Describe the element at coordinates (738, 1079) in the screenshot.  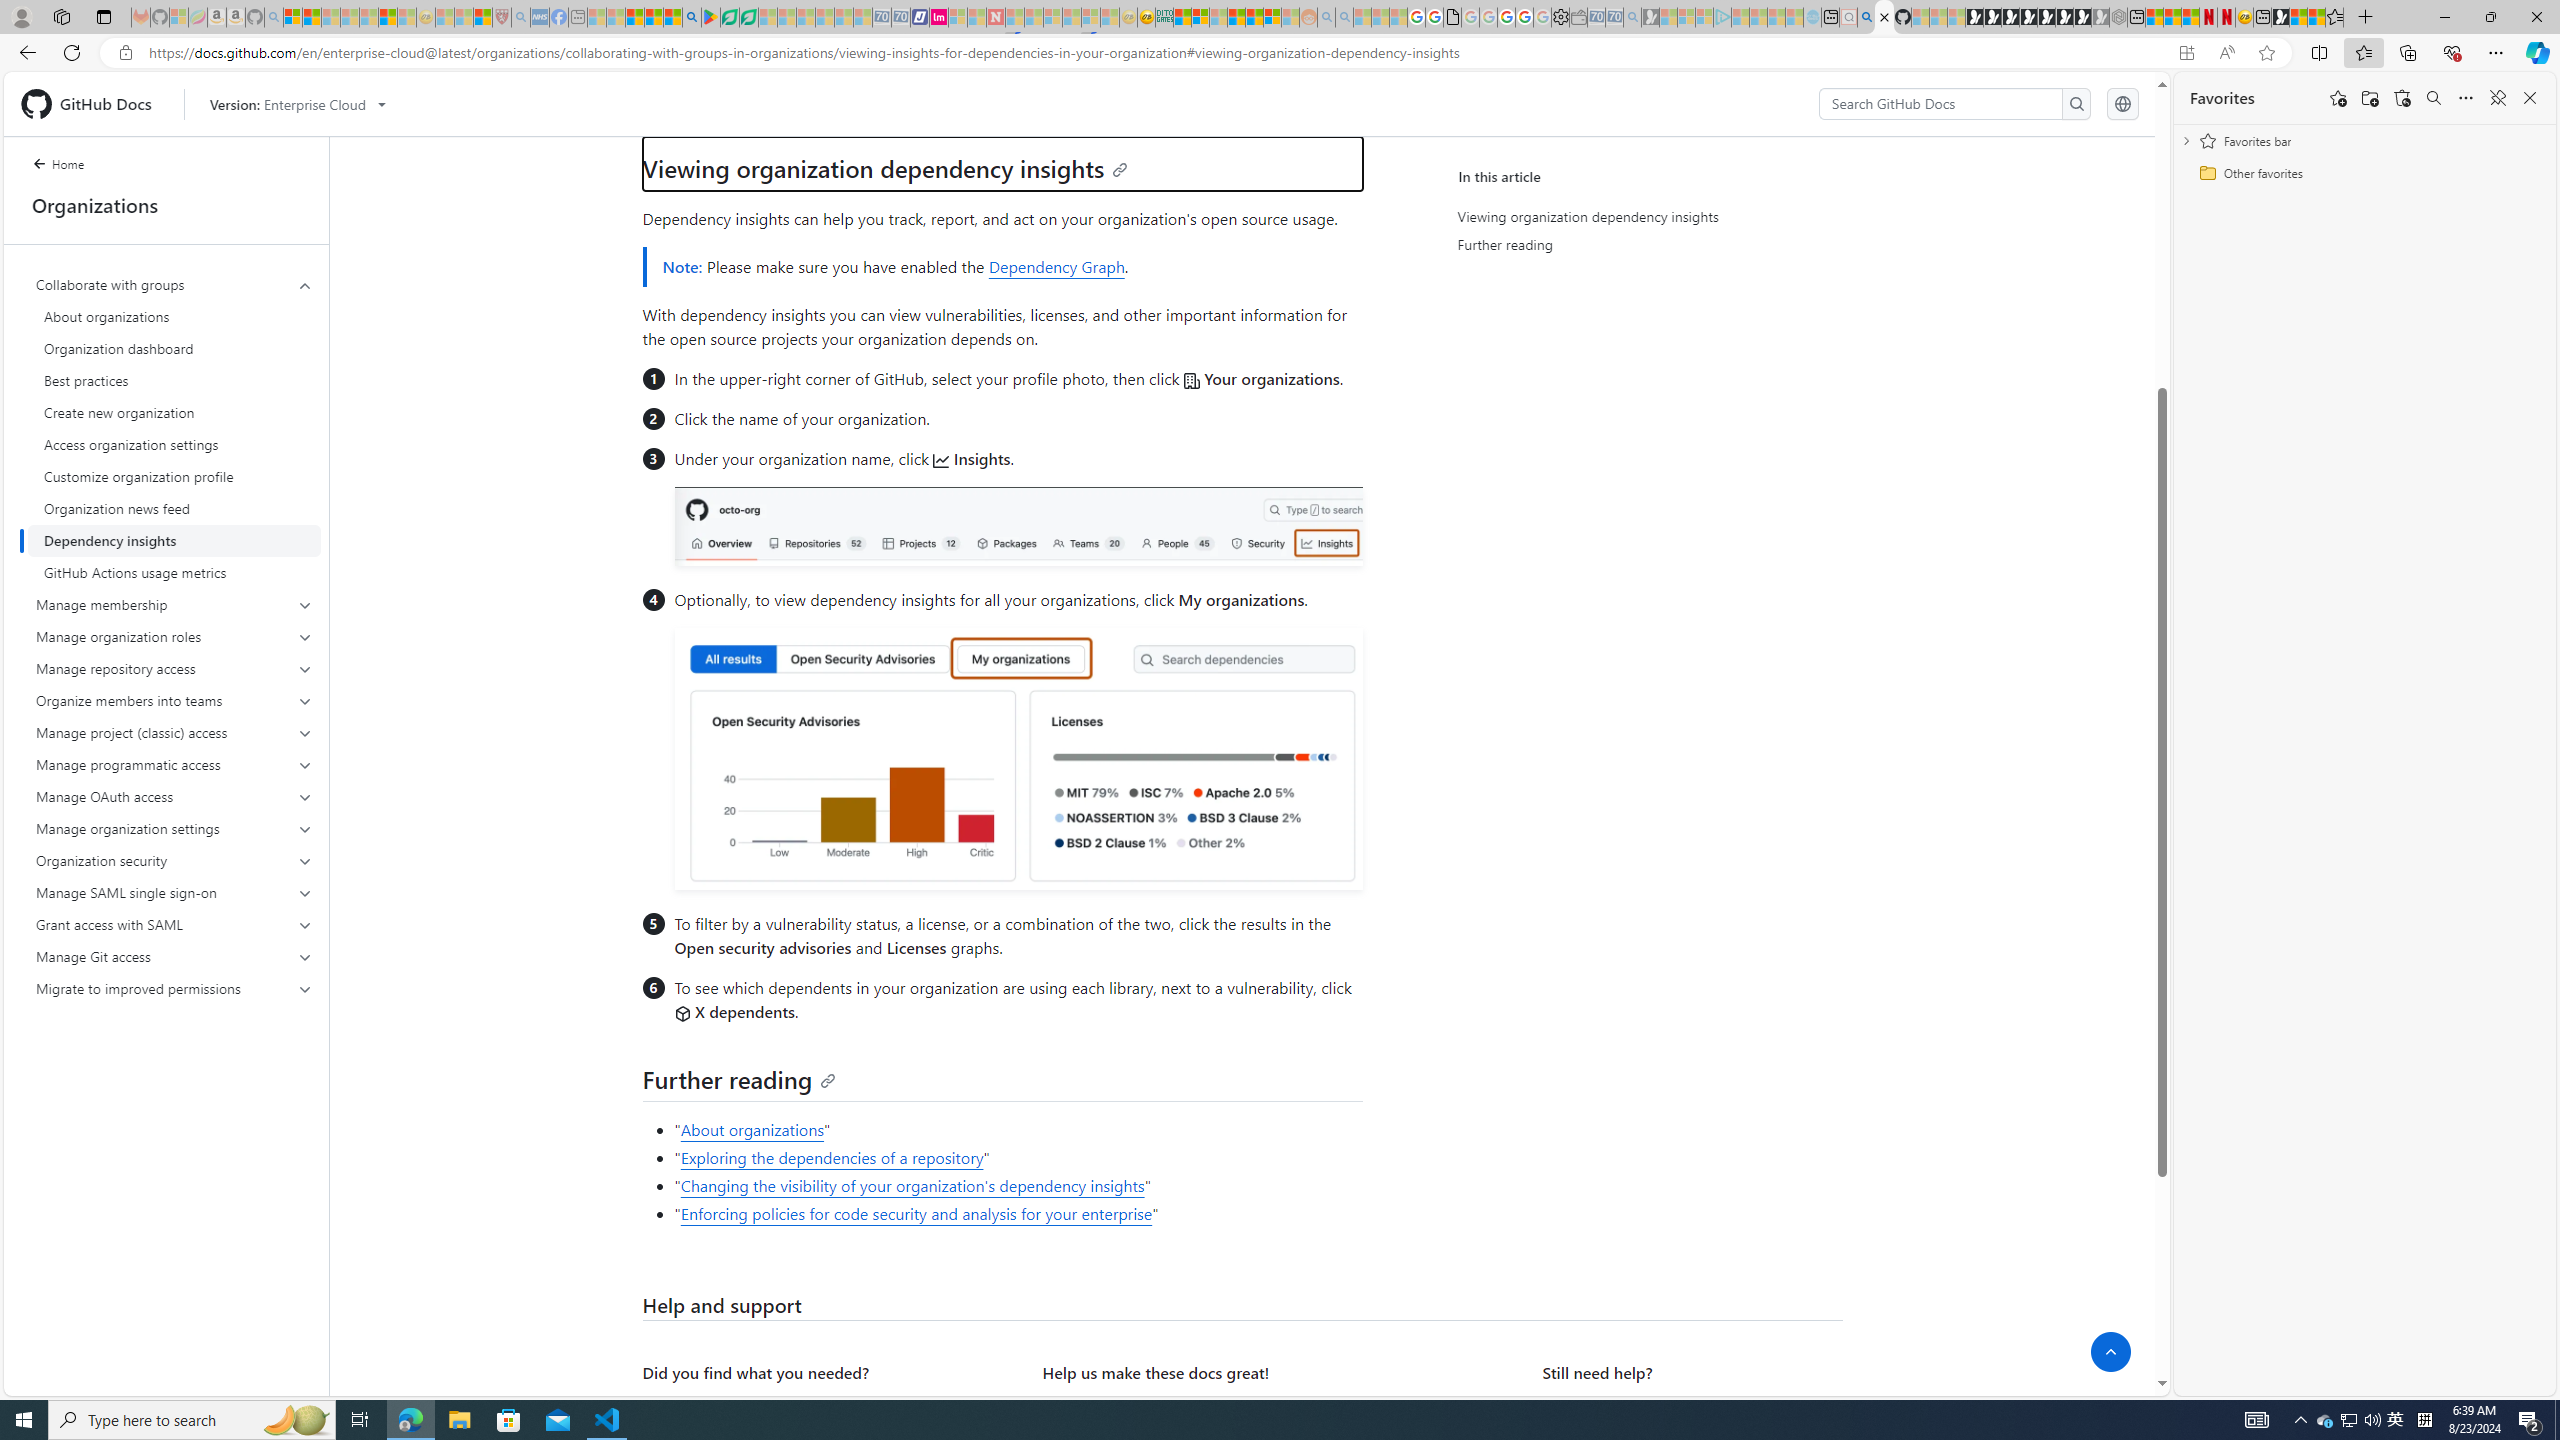
I see `'Further reading'` at that location.